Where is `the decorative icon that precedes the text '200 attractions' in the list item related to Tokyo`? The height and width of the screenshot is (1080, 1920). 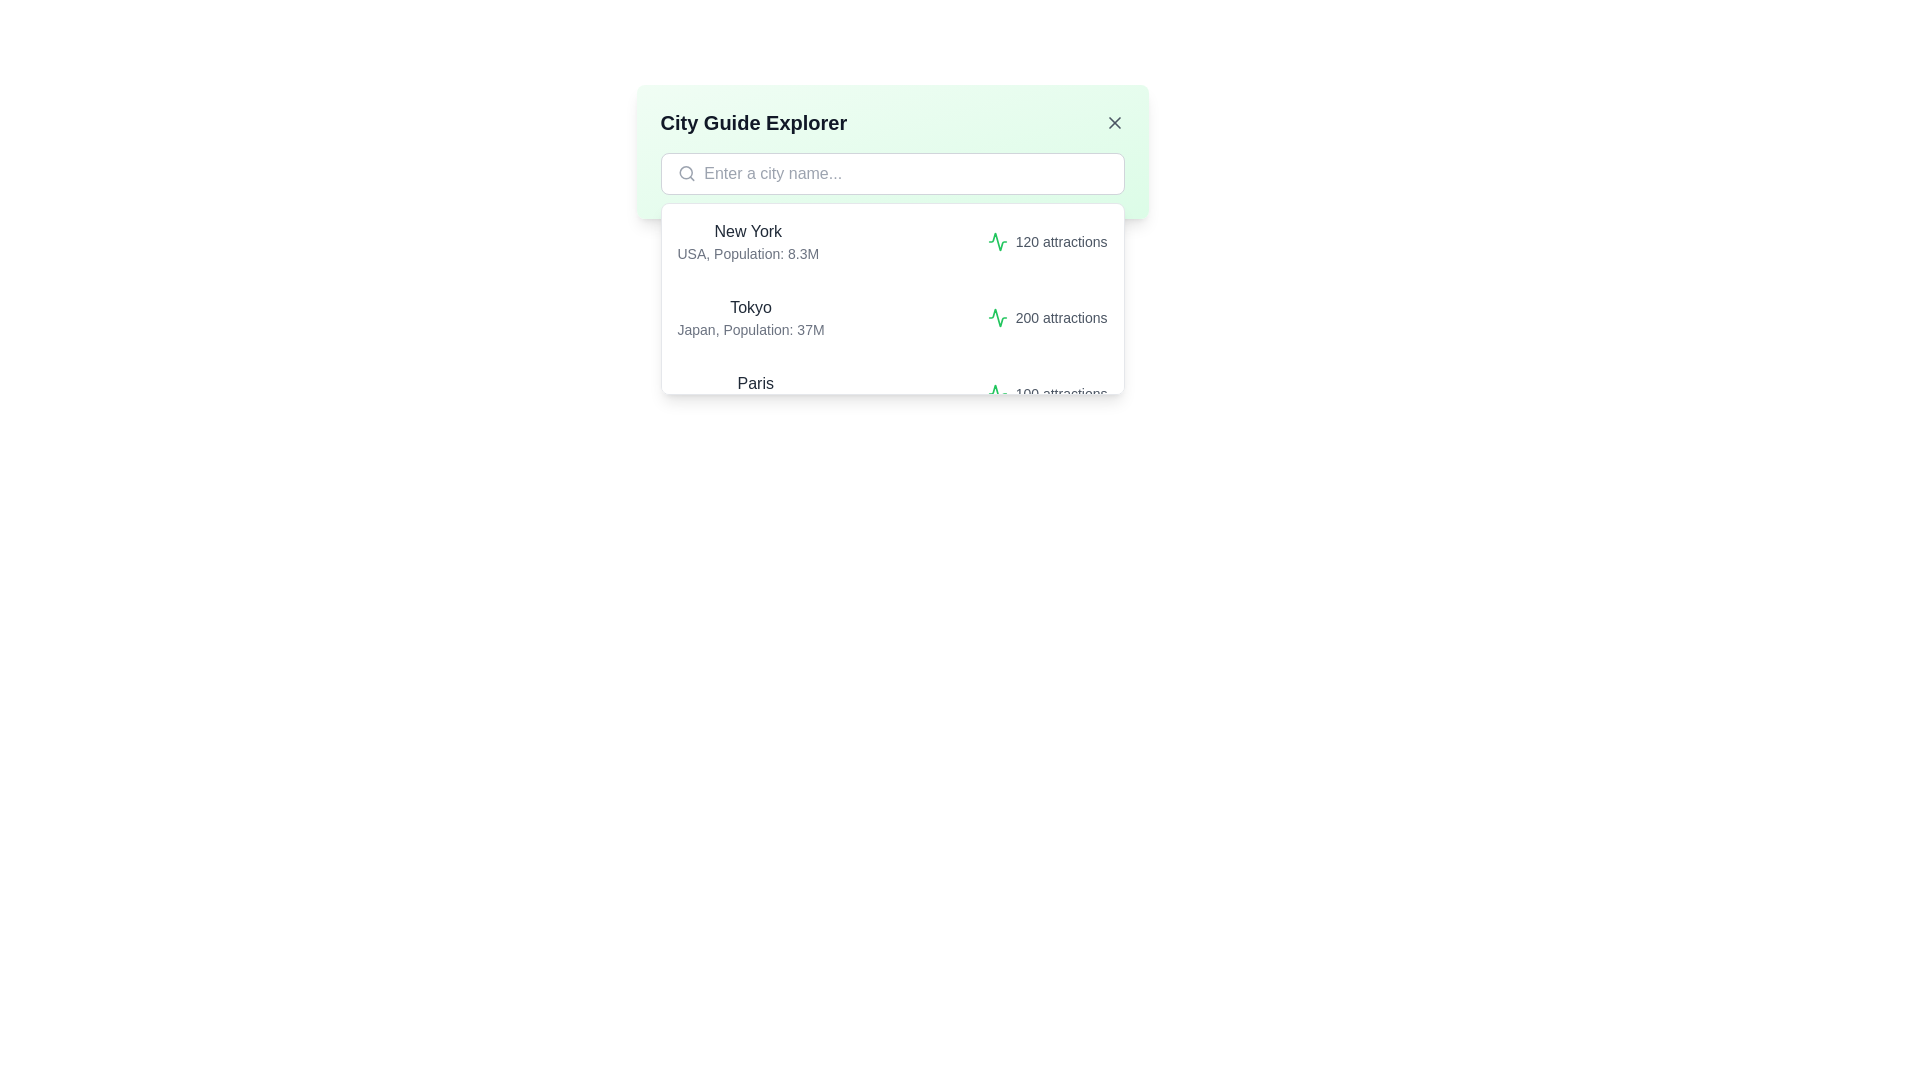
the decorative icon that precedes the text '200 attractions' in the list item related to Tokyo is located at coordinates (997, 316).